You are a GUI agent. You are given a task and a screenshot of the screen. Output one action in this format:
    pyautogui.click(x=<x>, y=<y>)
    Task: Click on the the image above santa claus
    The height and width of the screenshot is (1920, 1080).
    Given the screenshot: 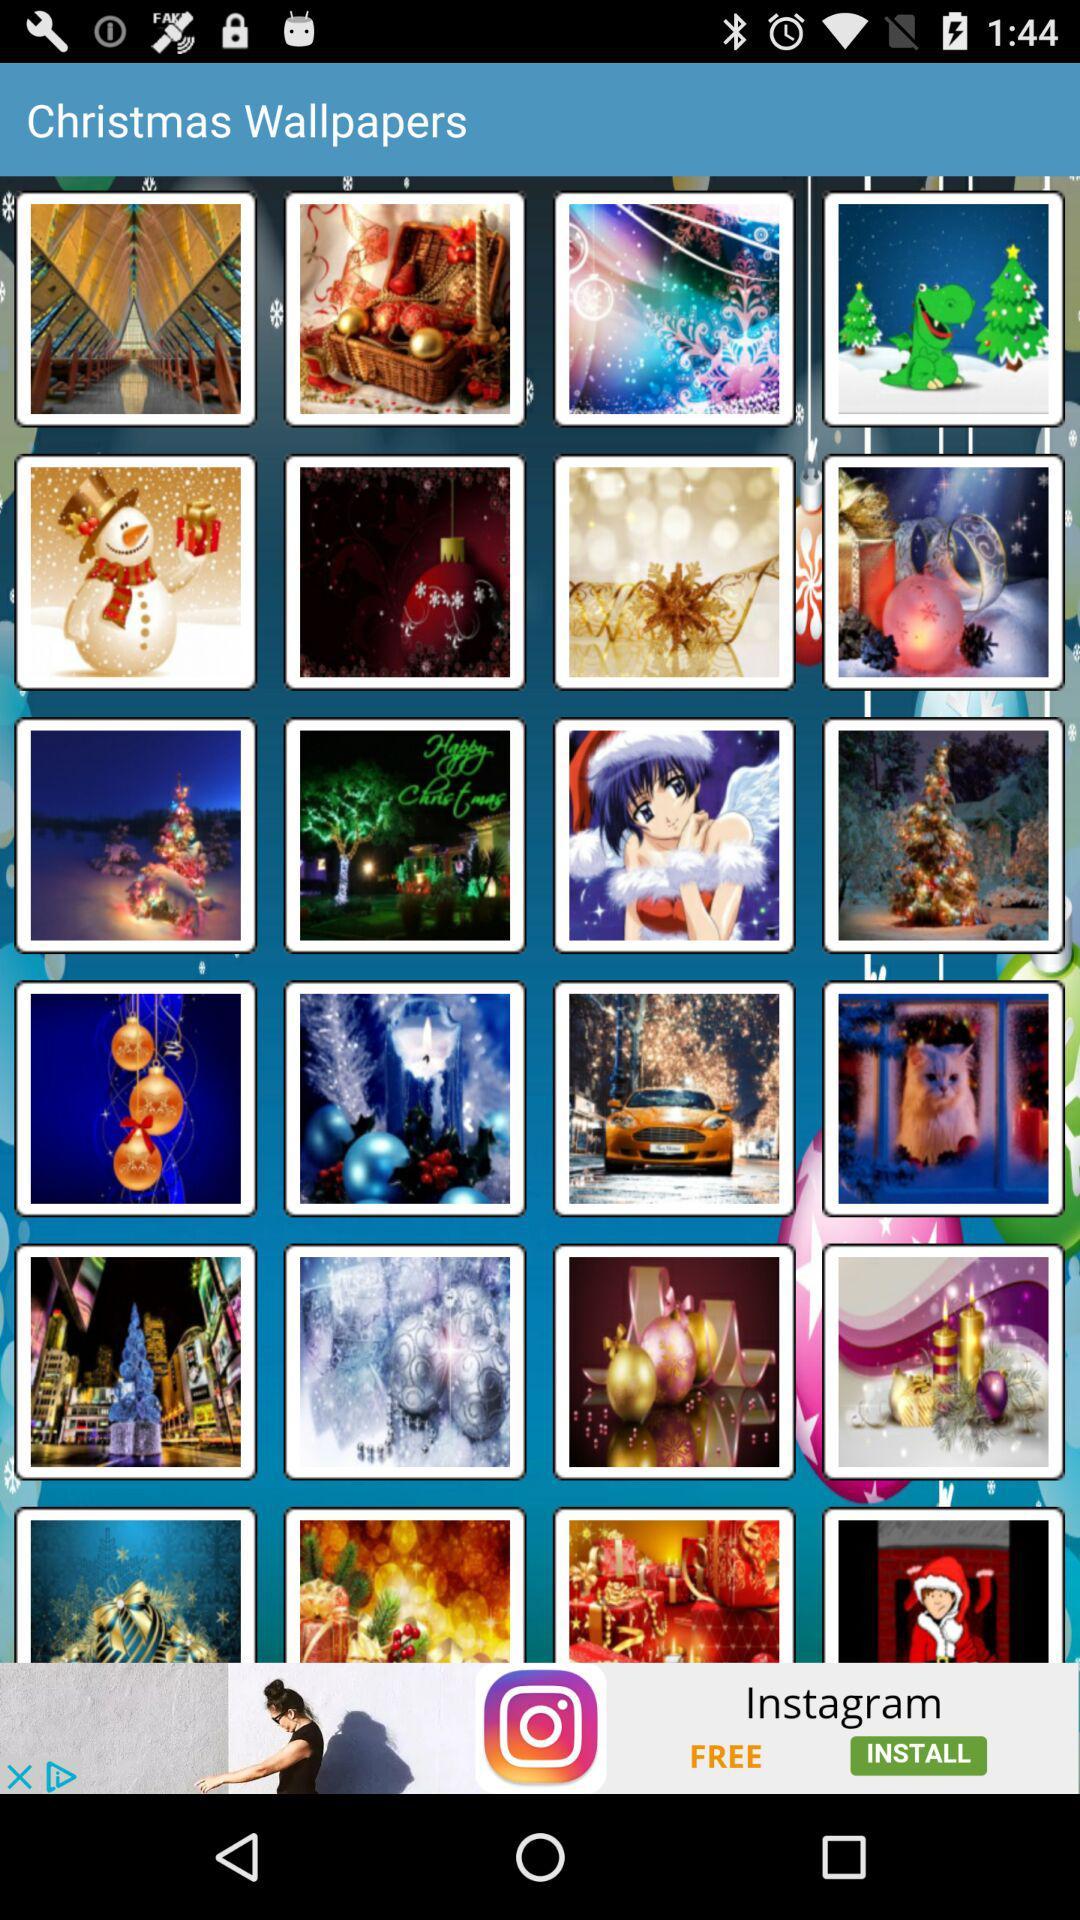 What is the action you would take?
    pyautogui.click(x=944, y=1361)
    